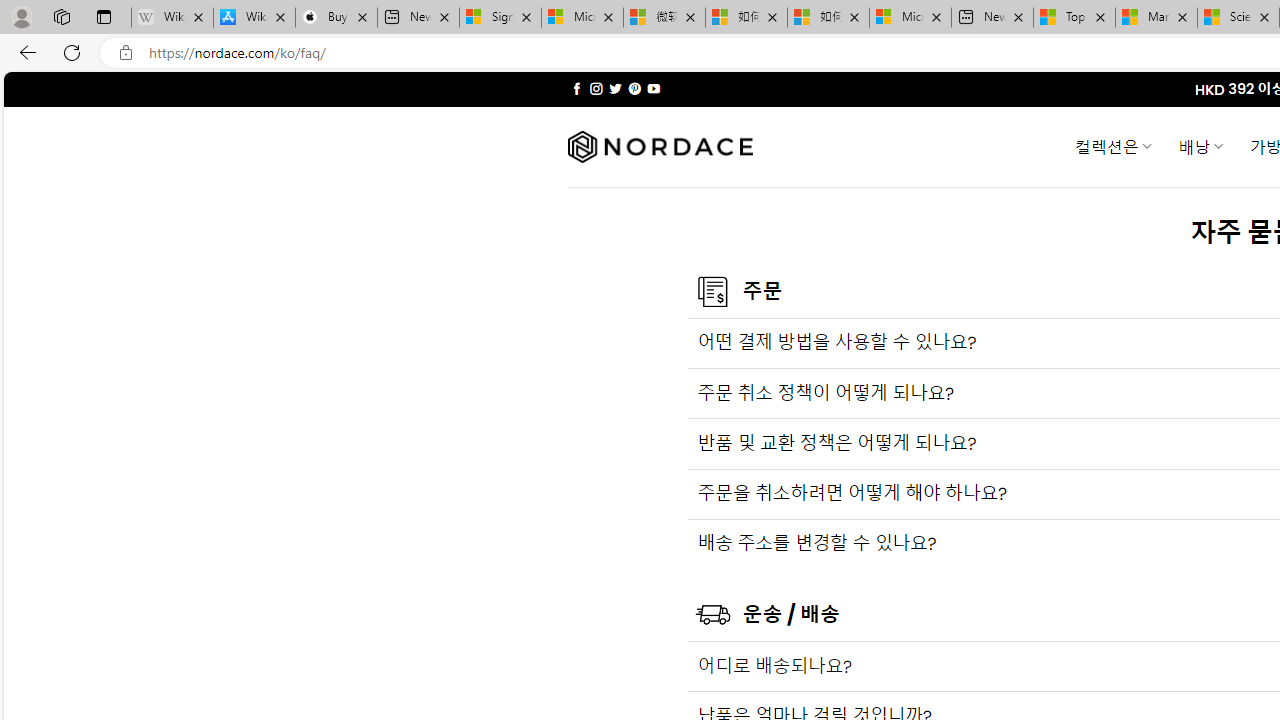 This screenshot has height=720, width=1280. Describe the element at coordinates (595, 88) in the screenshot. I see `'Follow on Instagram'` at that location.